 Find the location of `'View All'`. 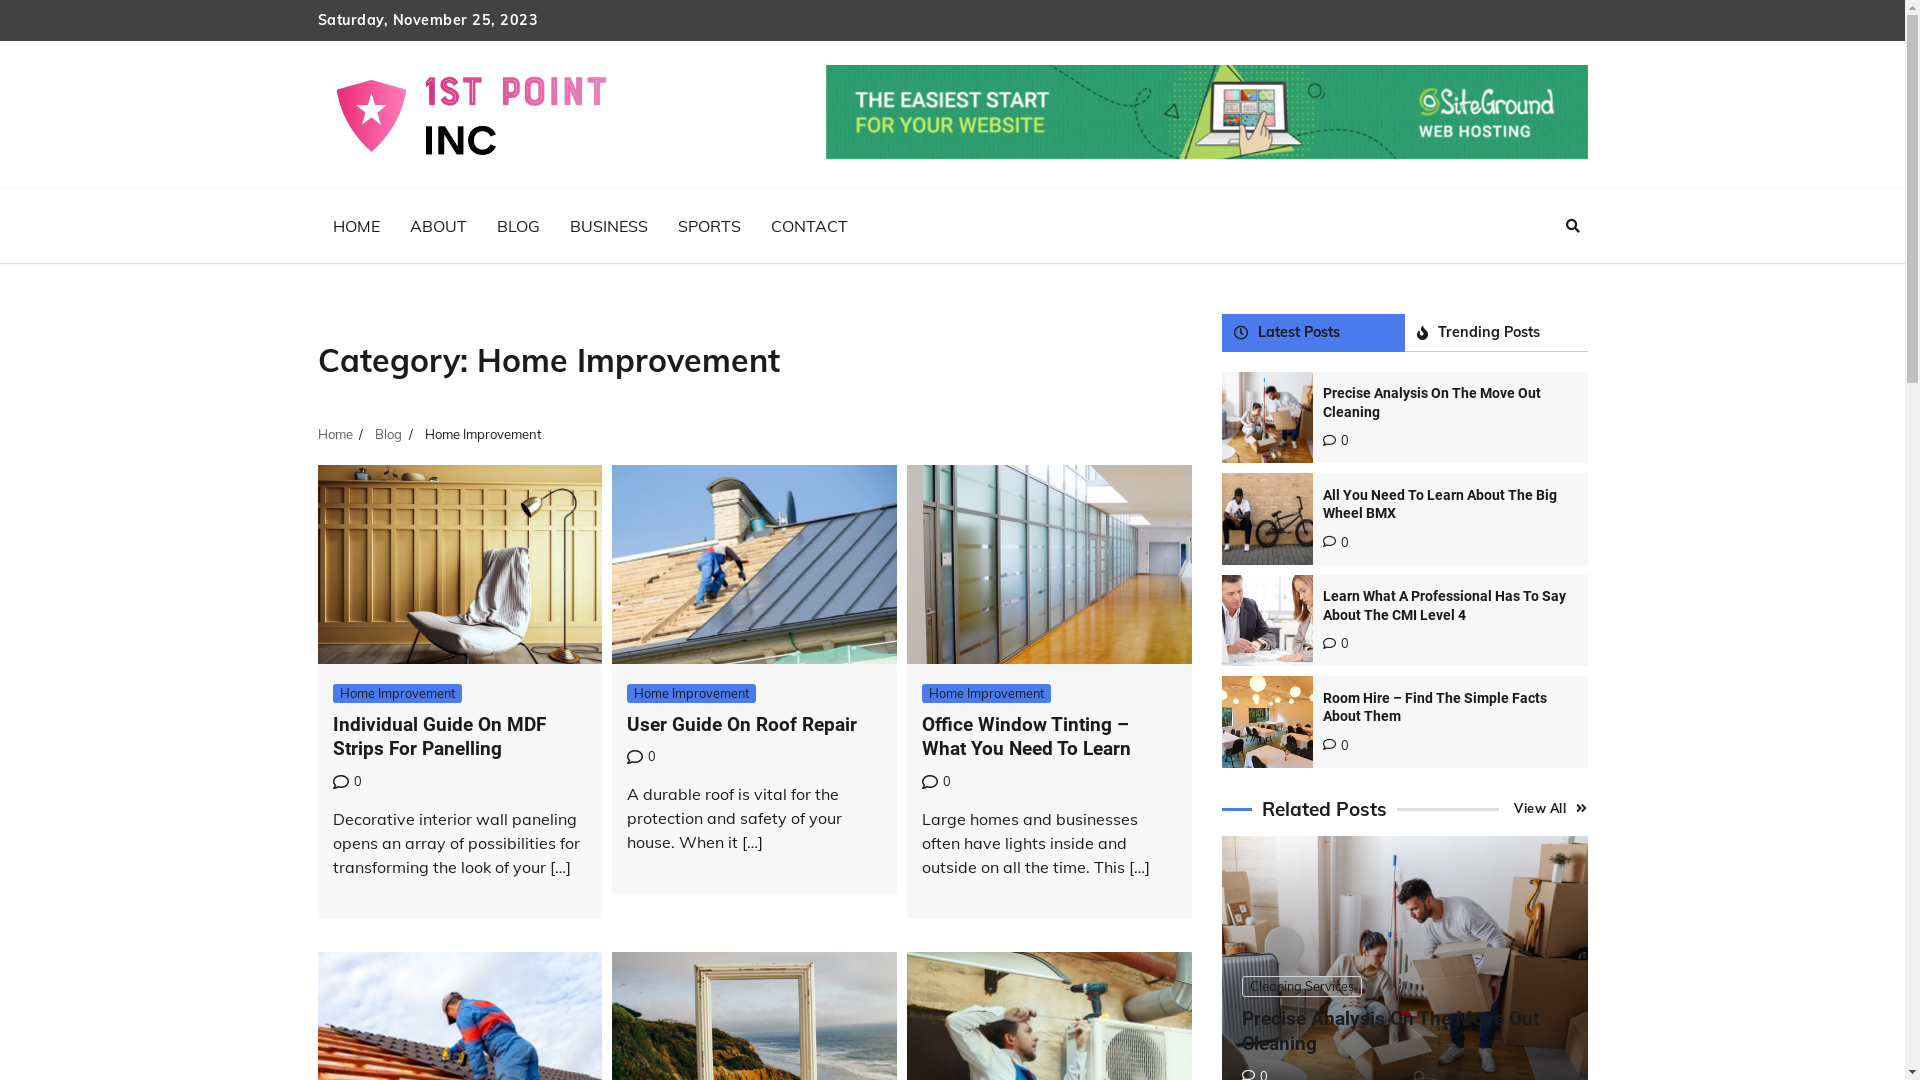

'View All' is located at coordinates (1549, 808).